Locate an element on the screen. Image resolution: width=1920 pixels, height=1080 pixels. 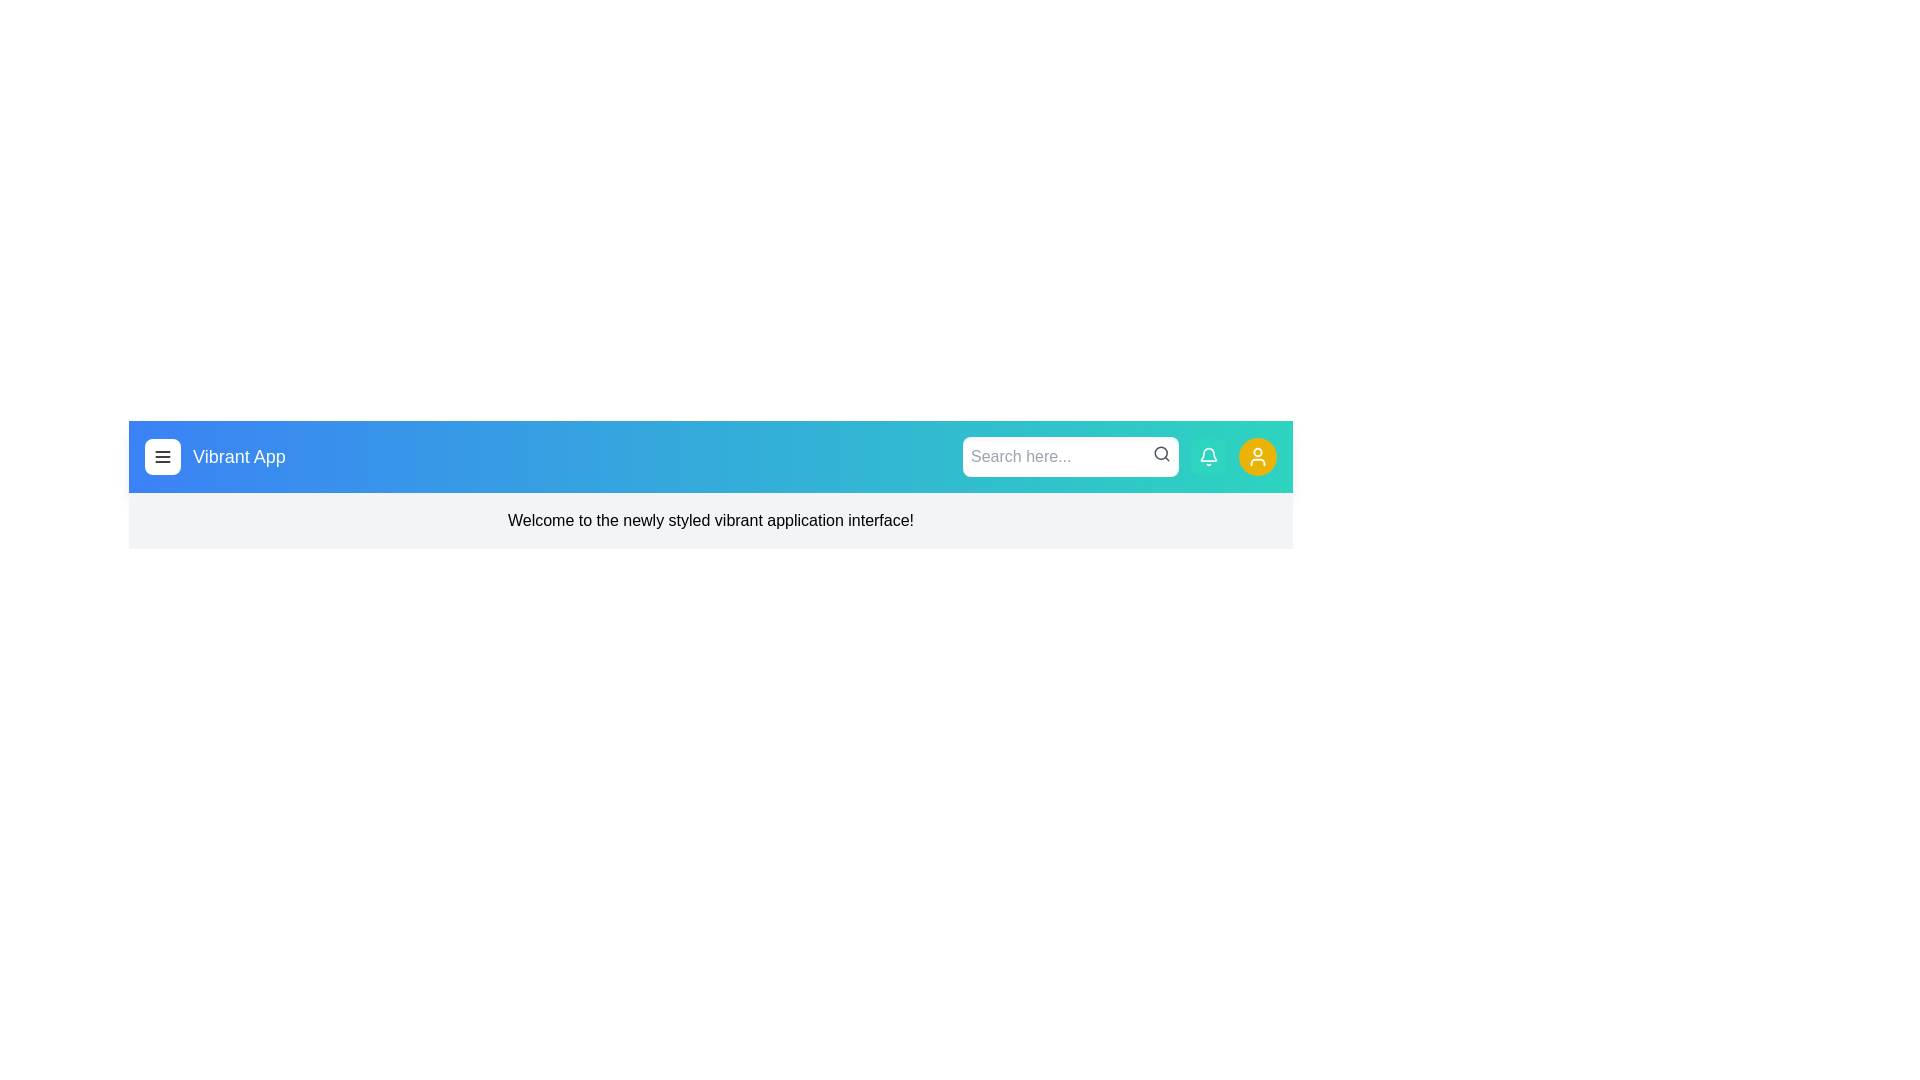
the profile user button is located at coordinates (1256, 456).